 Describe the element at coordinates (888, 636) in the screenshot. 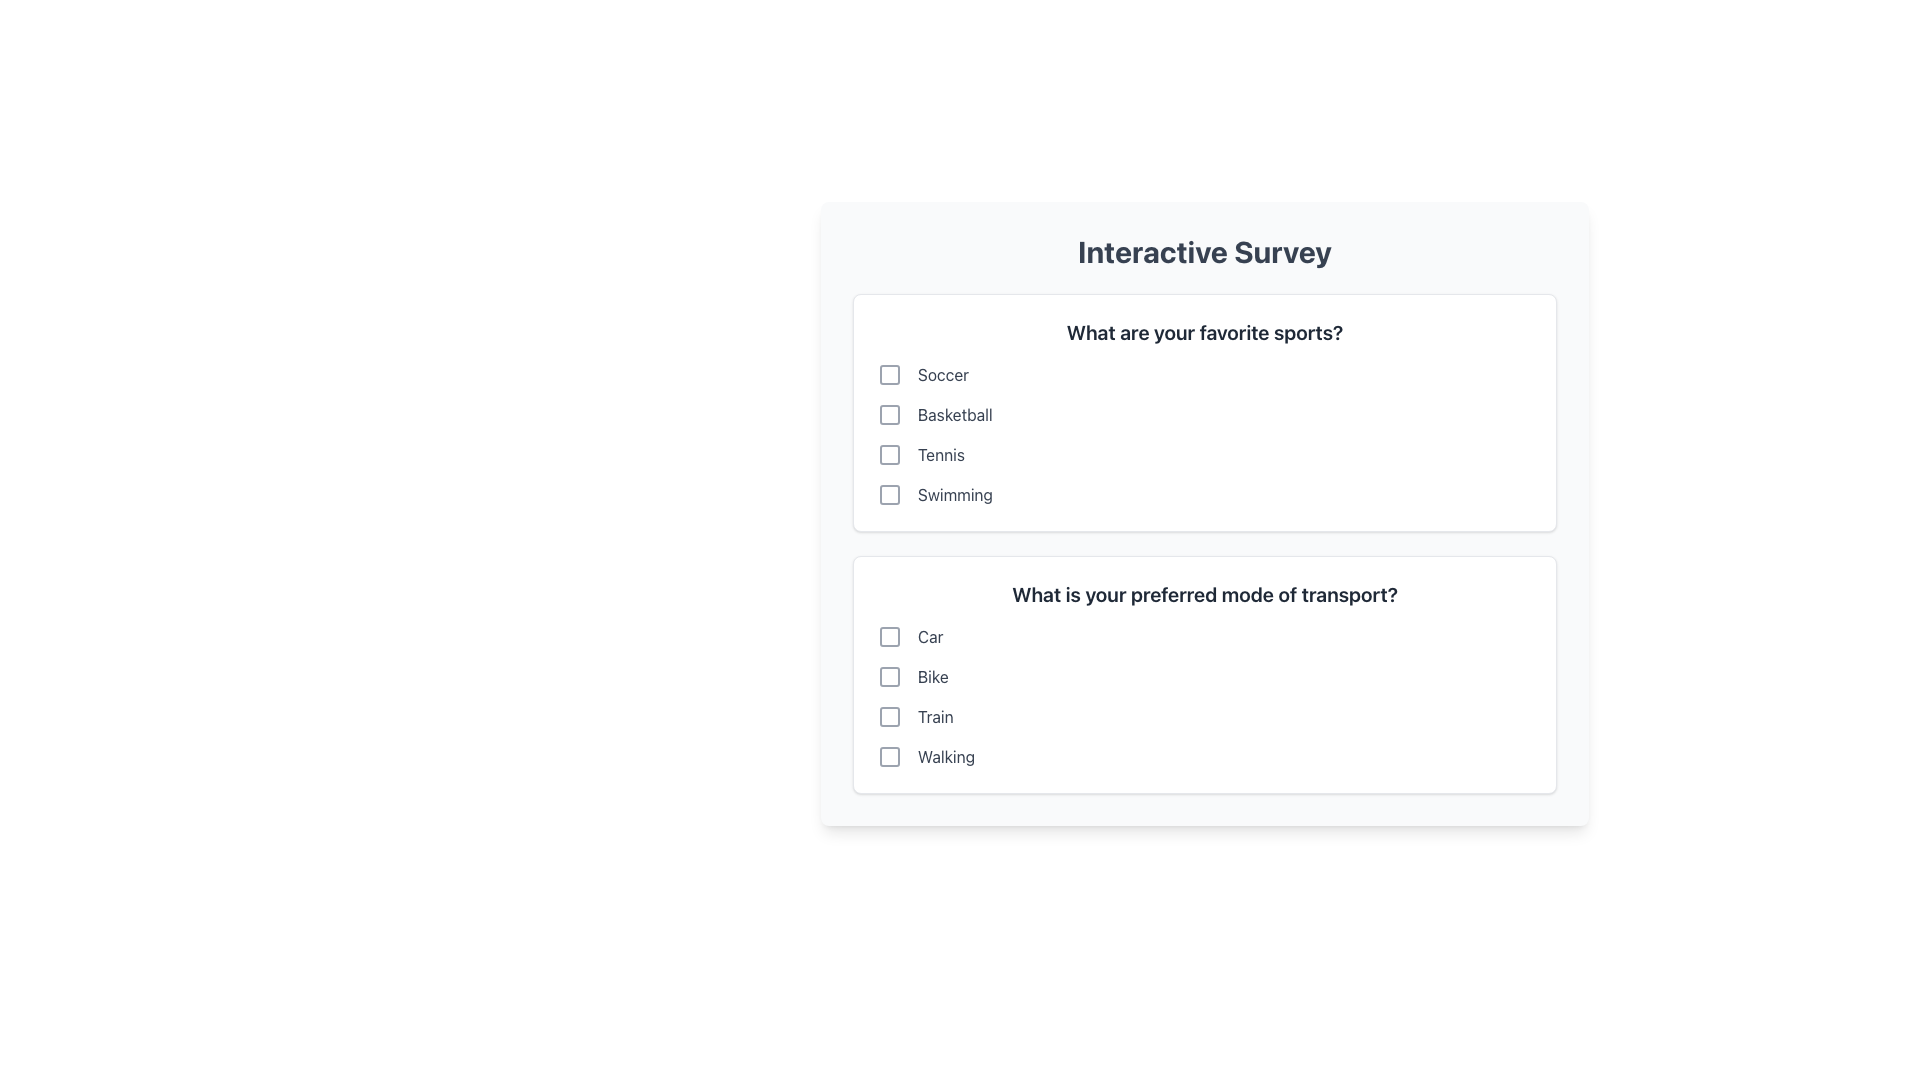

I see `the empty gray checkbox icon on the left side of the label 'Car' in the options under 'What is your preferred mode of transport?'` at that location.